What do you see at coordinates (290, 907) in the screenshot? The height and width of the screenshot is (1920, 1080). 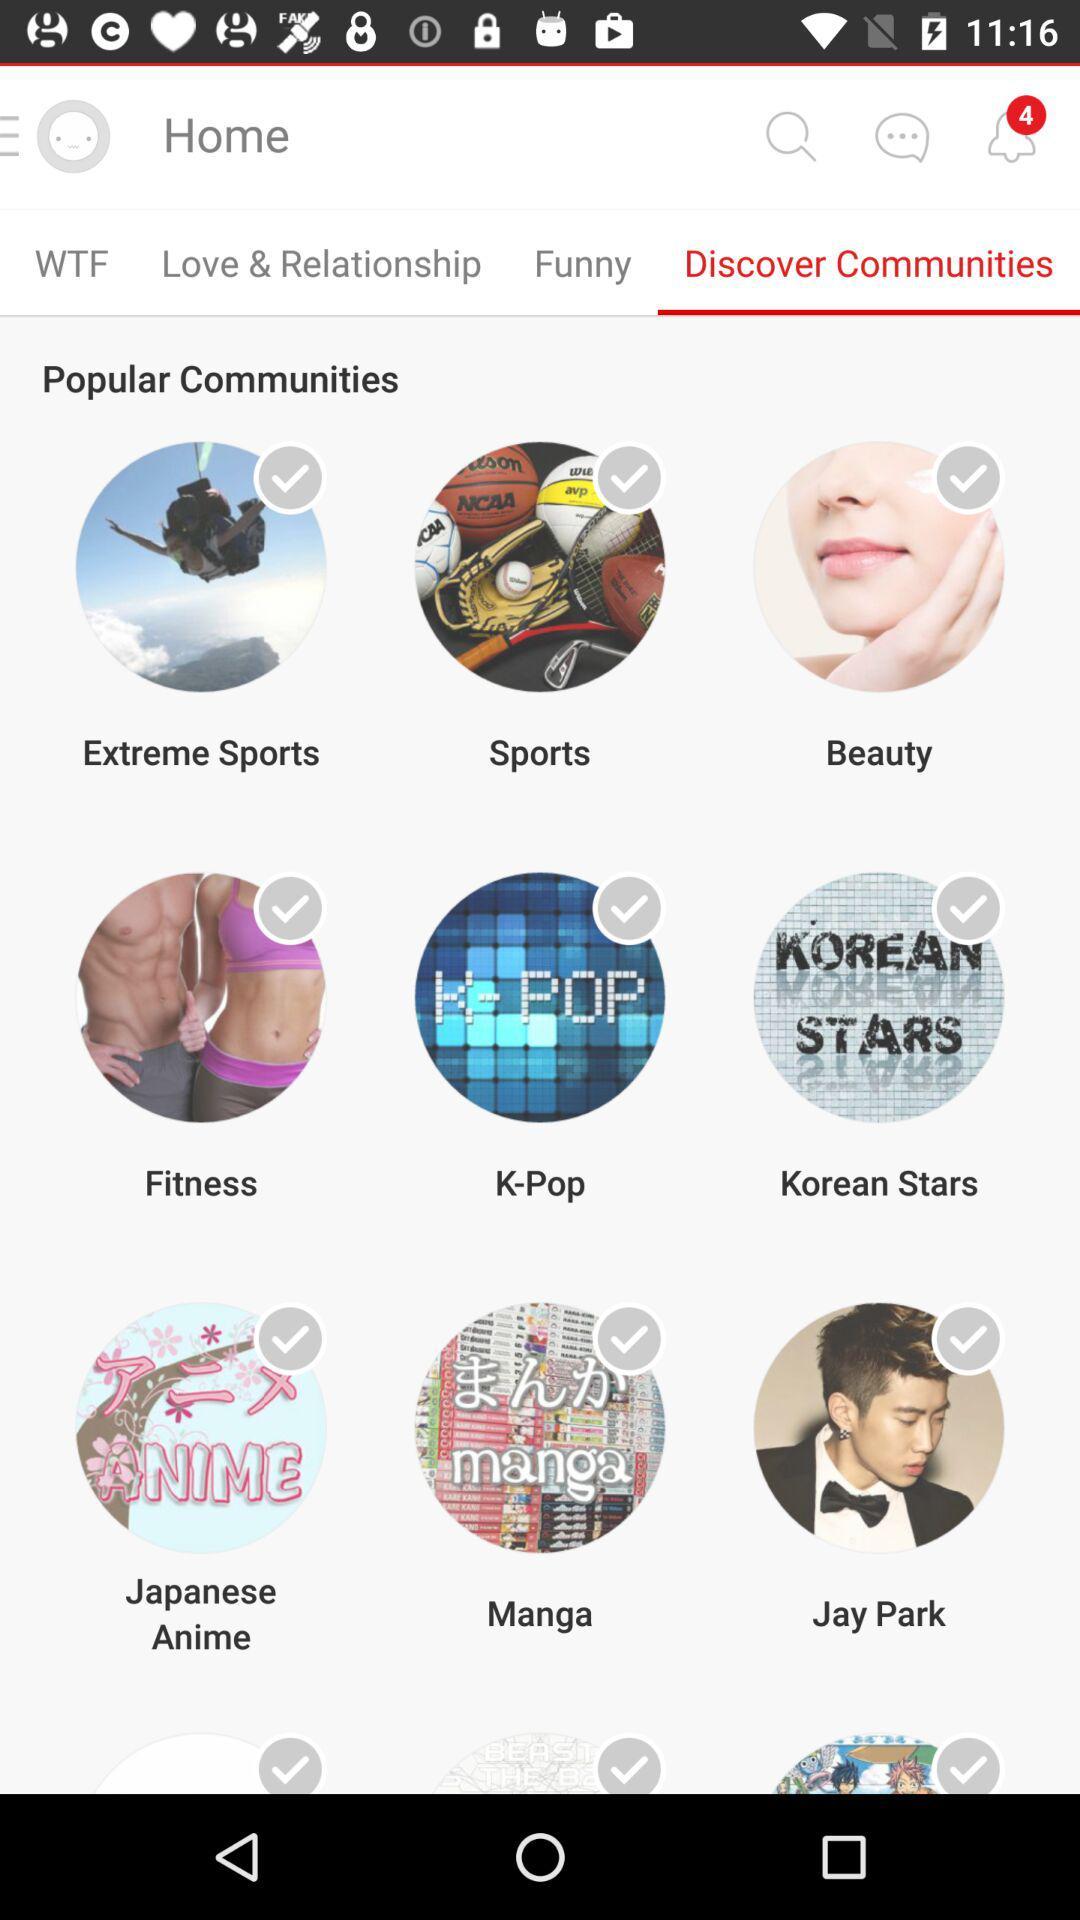 I see `join community toggle` at bounding box center [290, 907].